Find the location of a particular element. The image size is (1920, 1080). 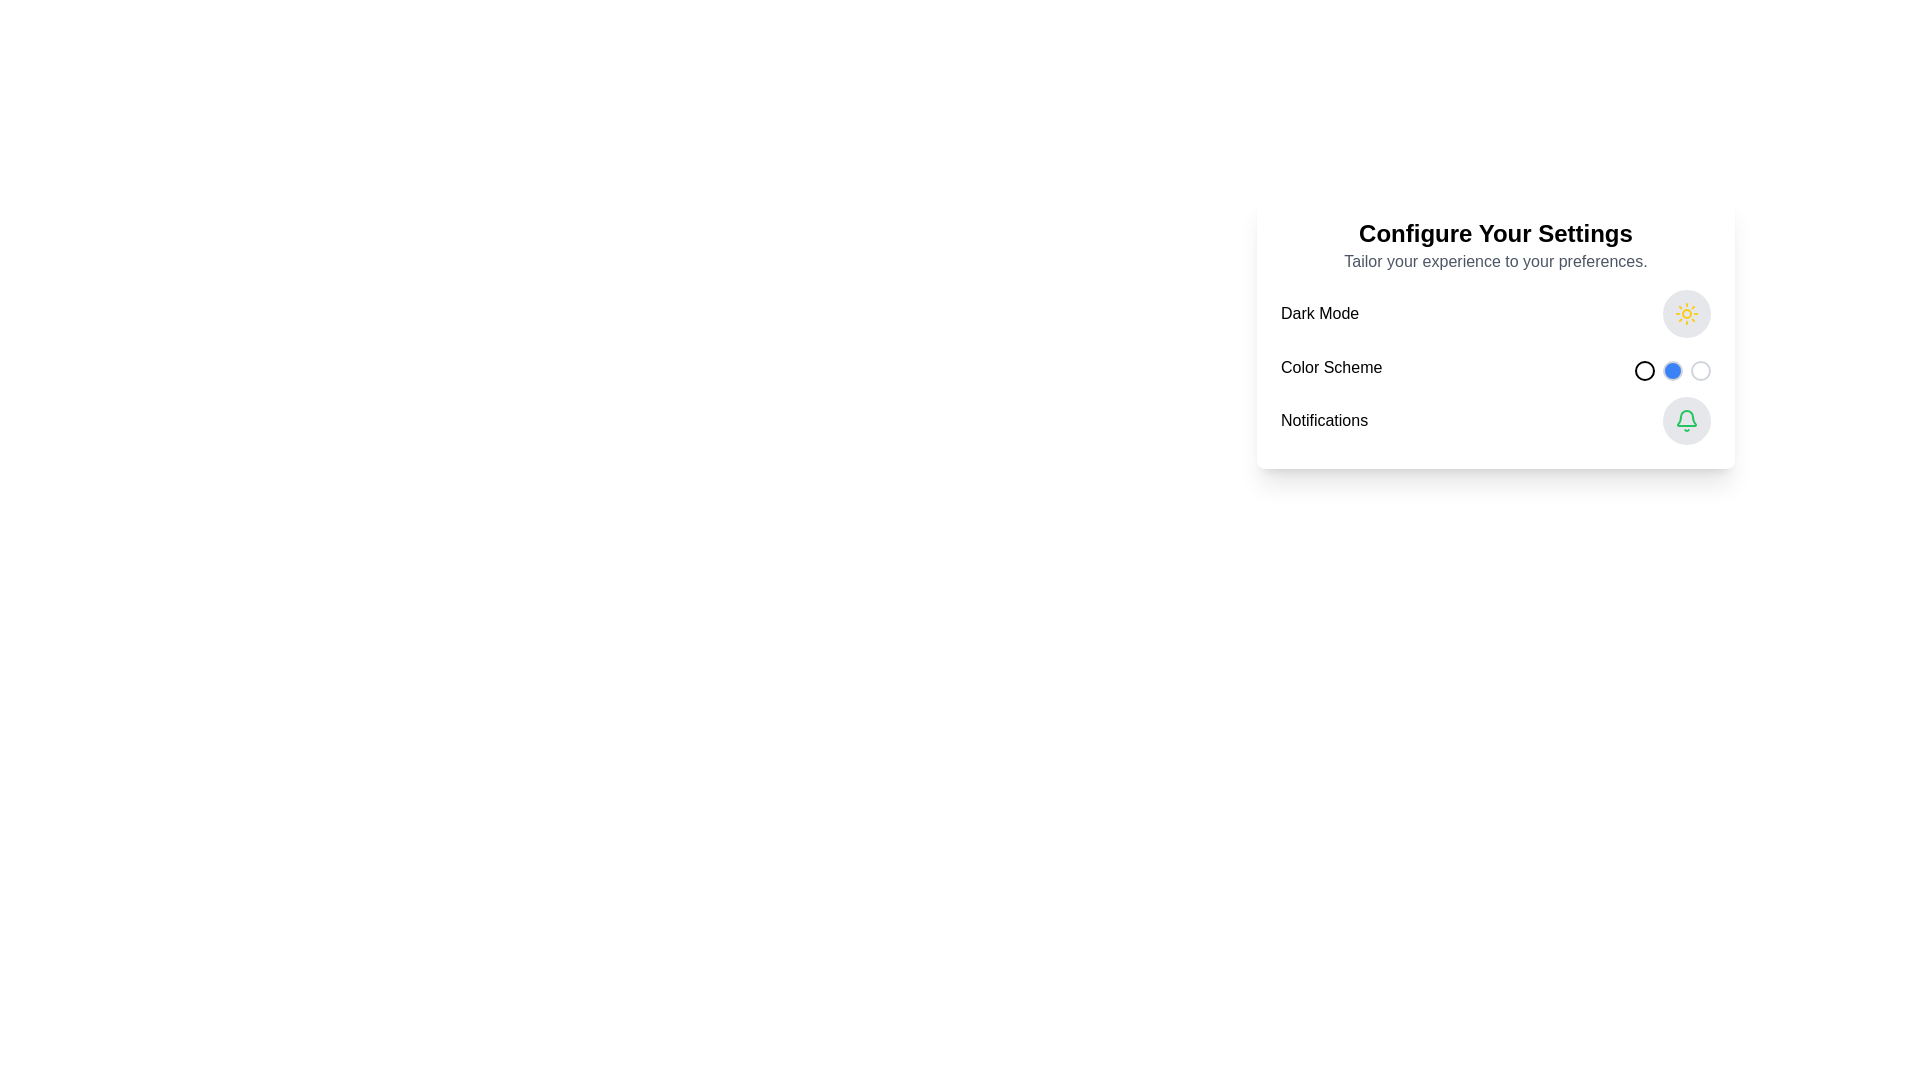

the green bell icon within the circular button in the bottom-right corner of the 'Configure Your Settings' section is located at coordinates (1685, 419).